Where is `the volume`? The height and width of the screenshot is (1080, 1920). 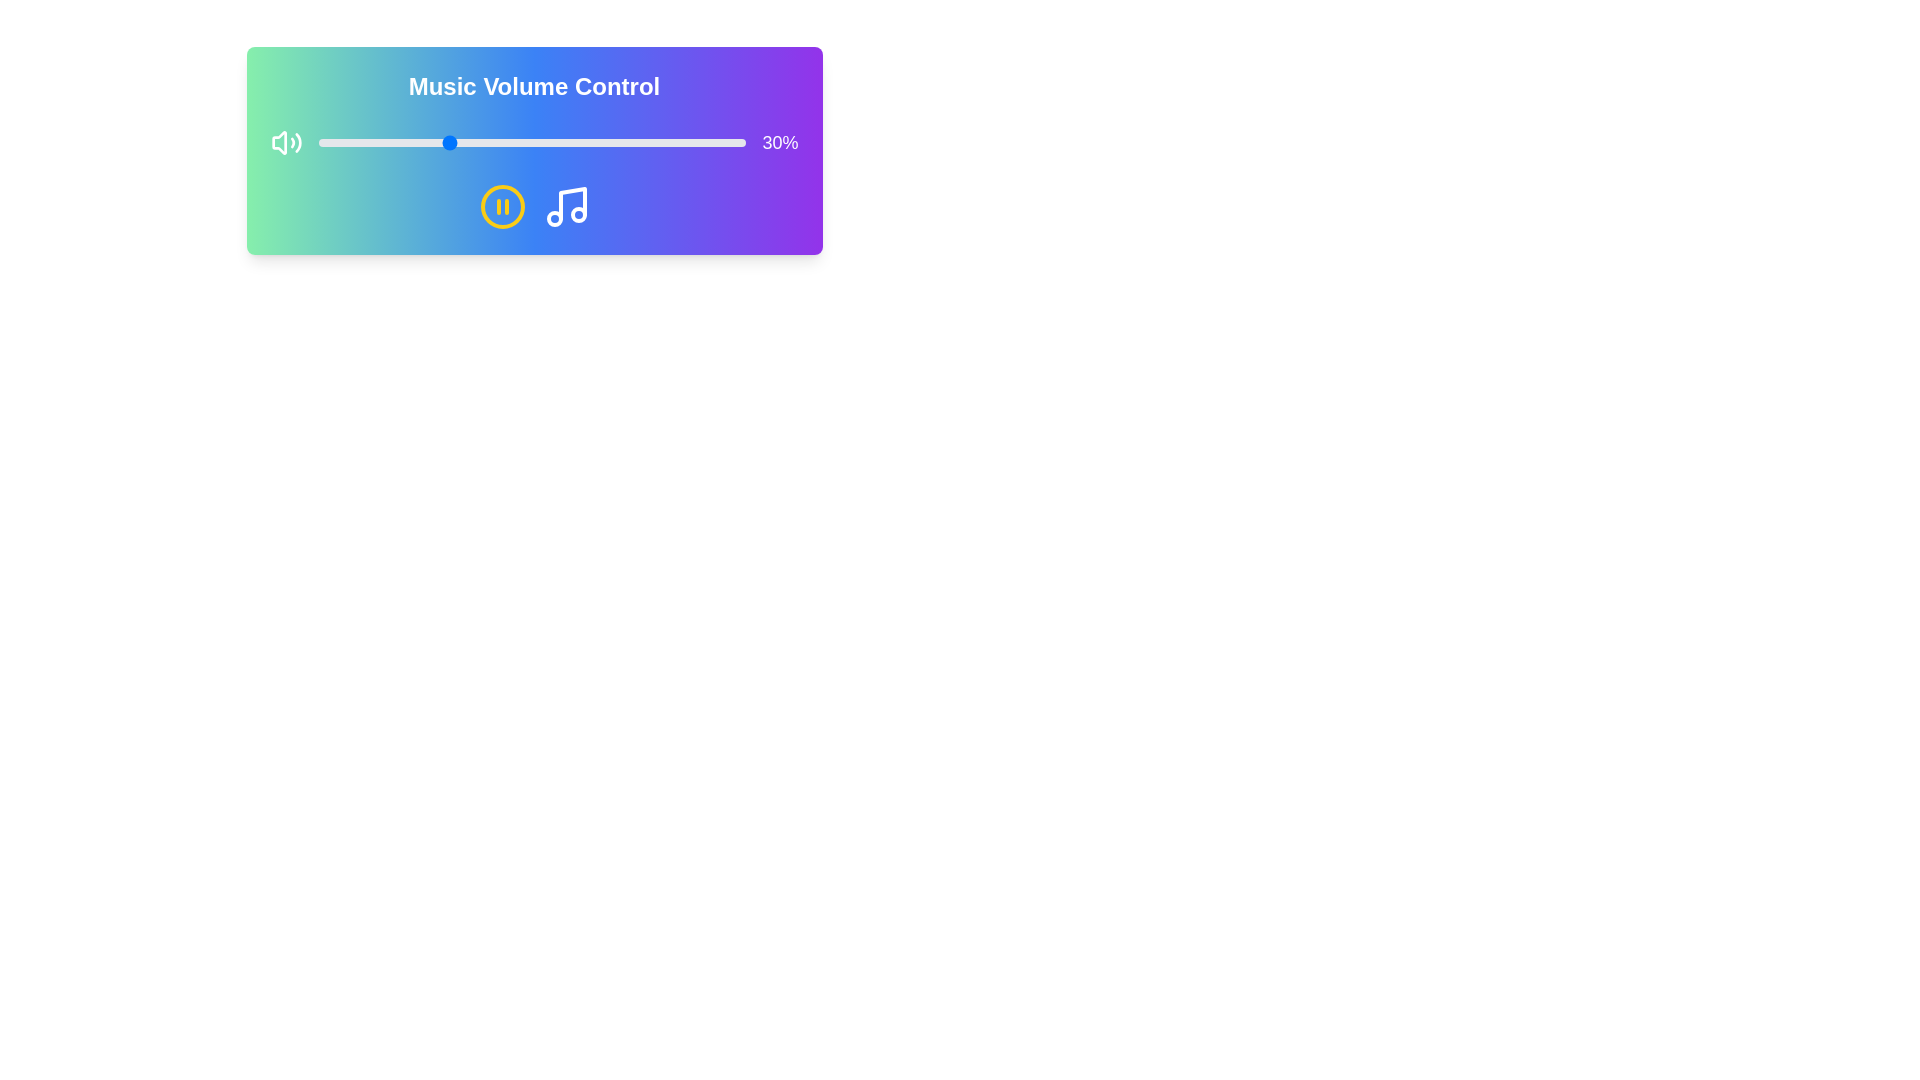
the volume is located at coordinates (493, 141).